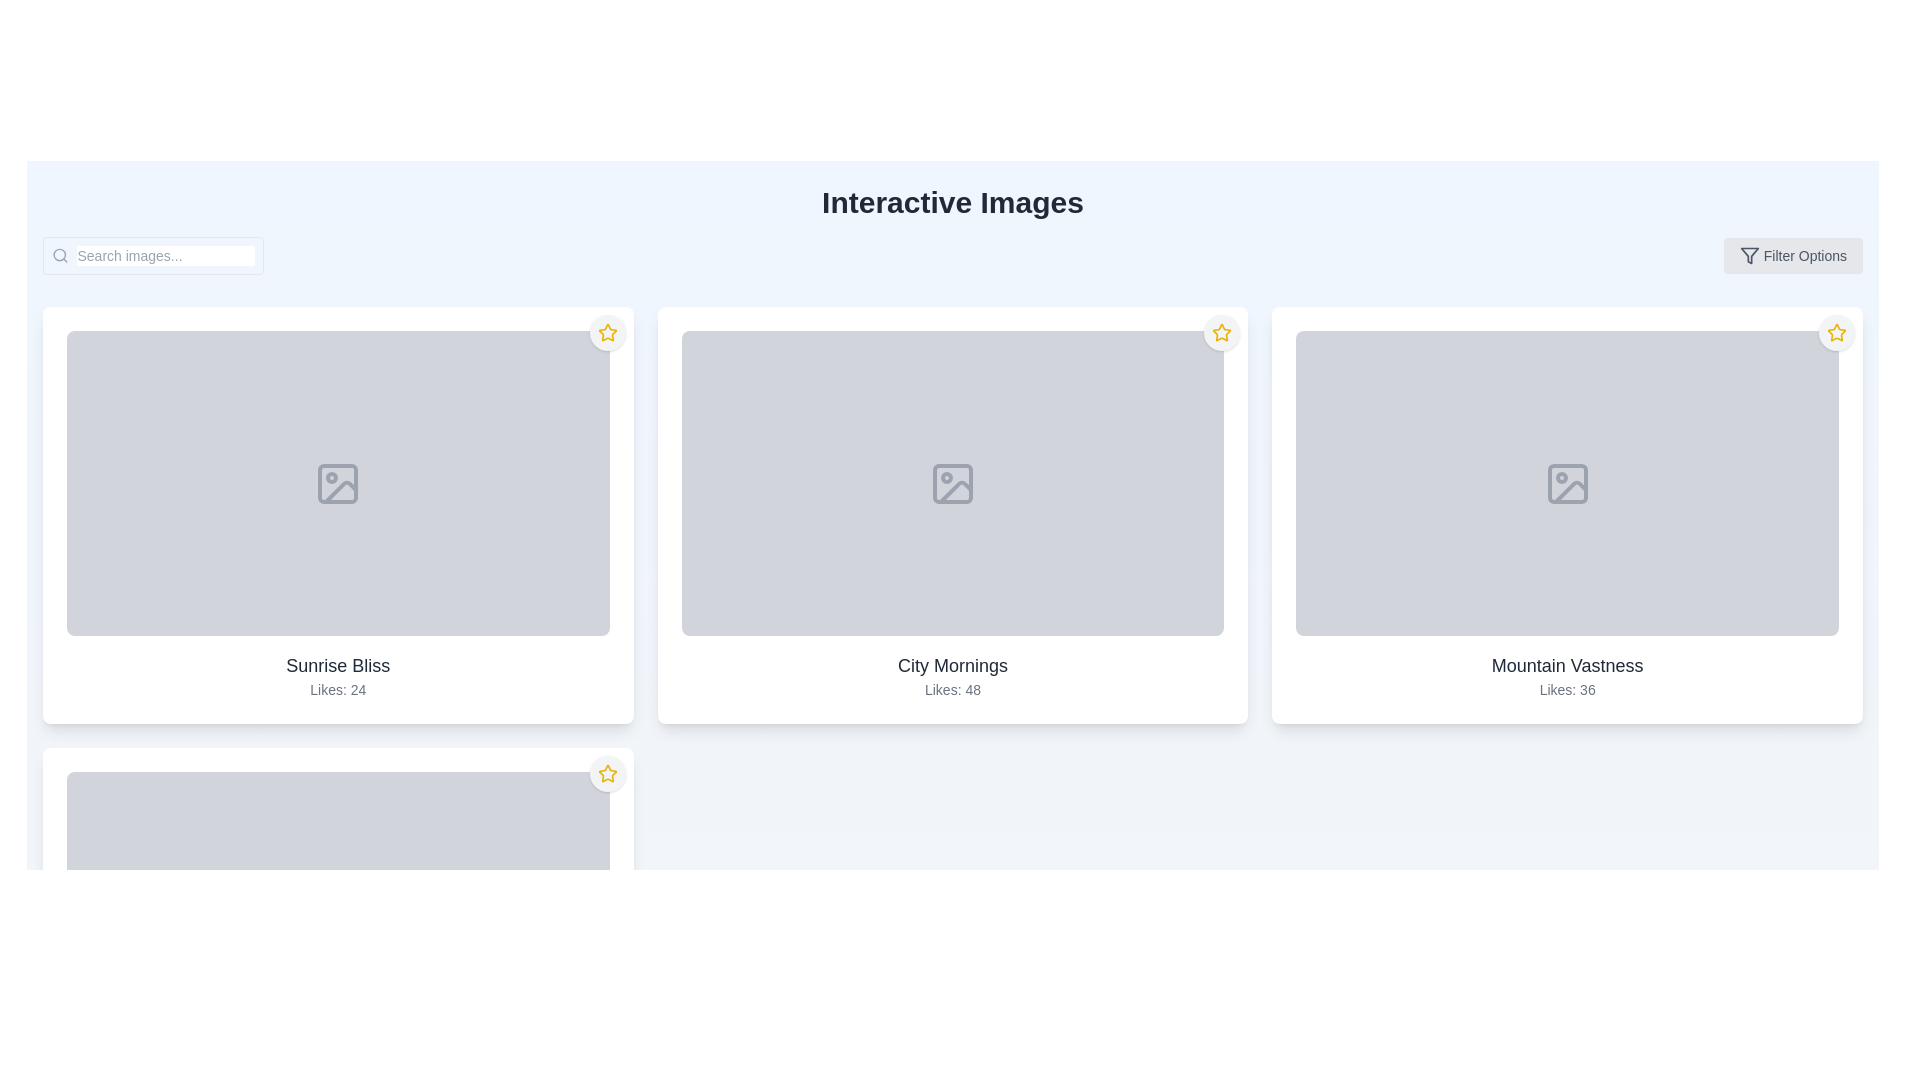 This screenshot has height=1080, width=1920. What do you see at coordinates (951, 483) in the screenshot?
I see `the placeholder for media content located at the top of the 'City Mornings' card, which serves as the main visual component and is centrally aligned within it` at bounding box center [951, 483].